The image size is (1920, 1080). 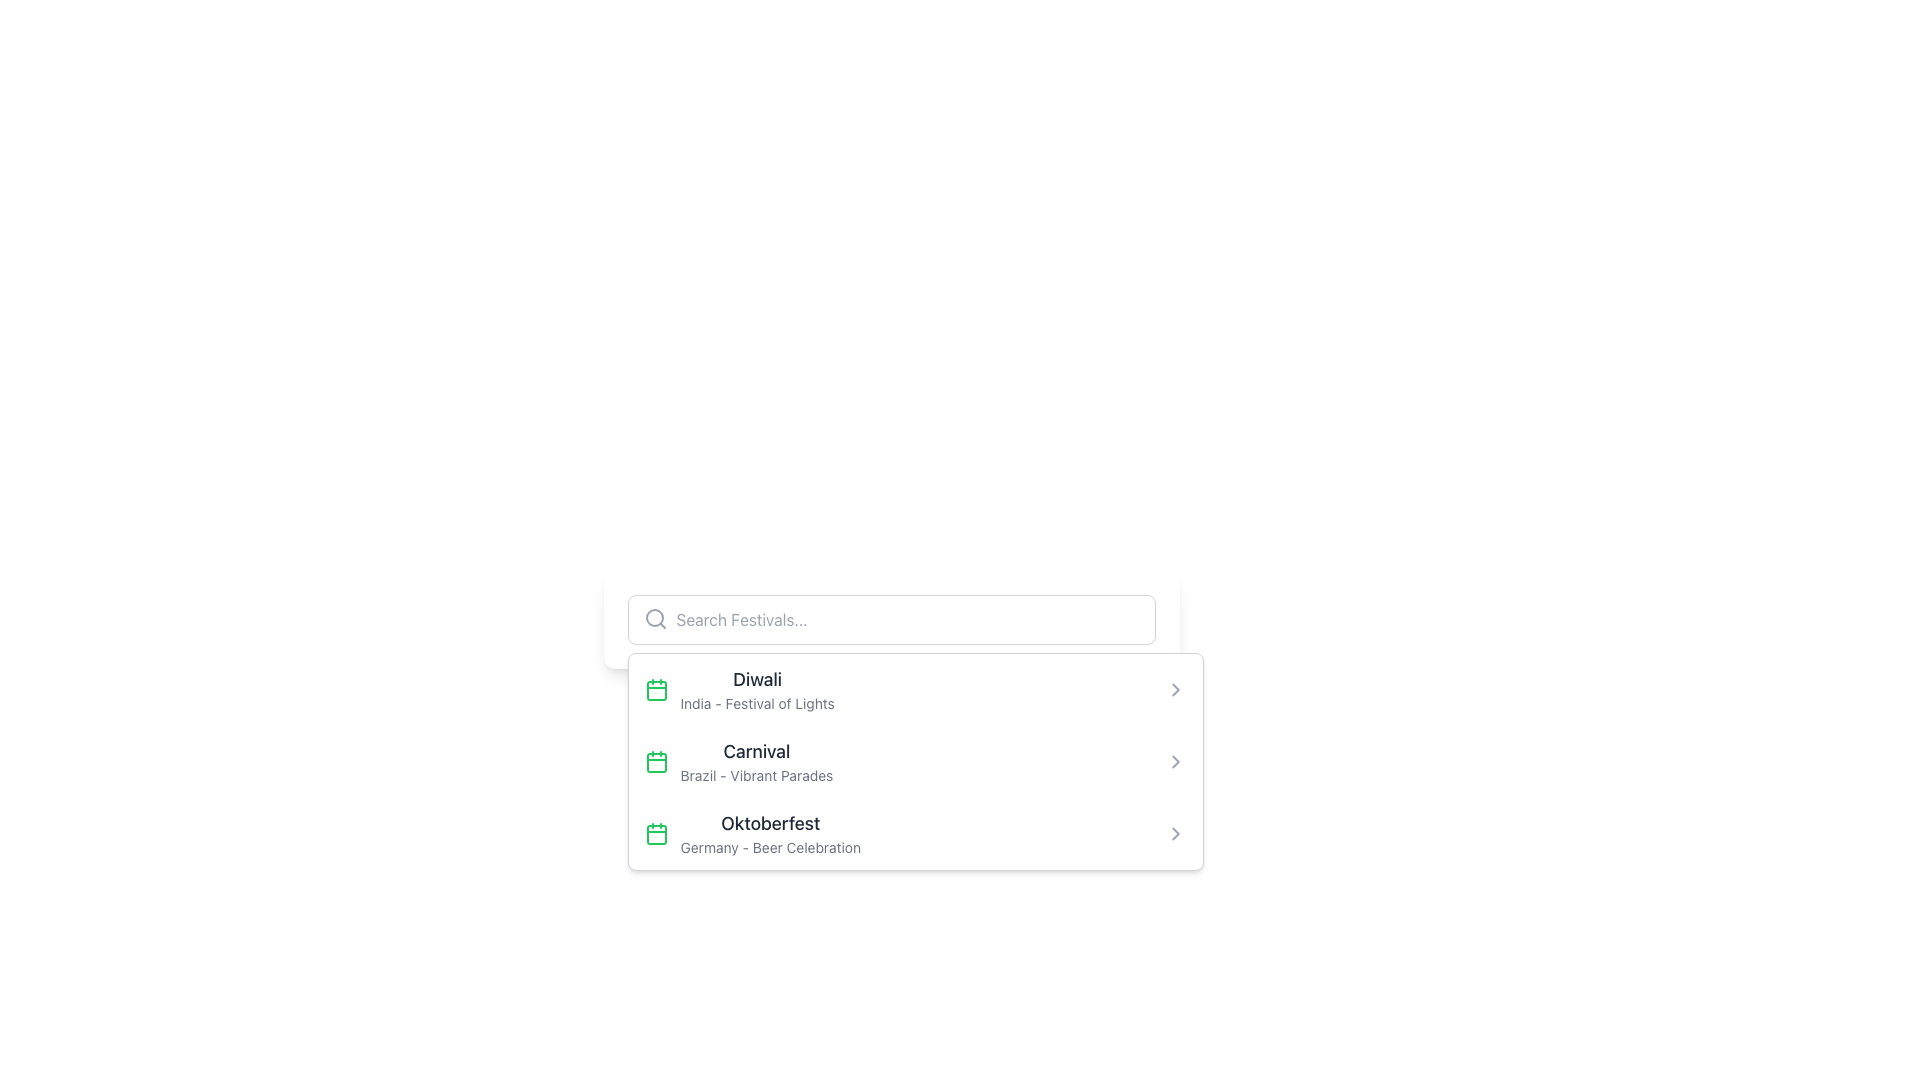 I want to click on the rightward-facing chevron icon at the far right end of the 'Carnival - Brazil - Vibrant Parades' list item to initiate navigation or reveal more information, so click(x=1175, y=762).